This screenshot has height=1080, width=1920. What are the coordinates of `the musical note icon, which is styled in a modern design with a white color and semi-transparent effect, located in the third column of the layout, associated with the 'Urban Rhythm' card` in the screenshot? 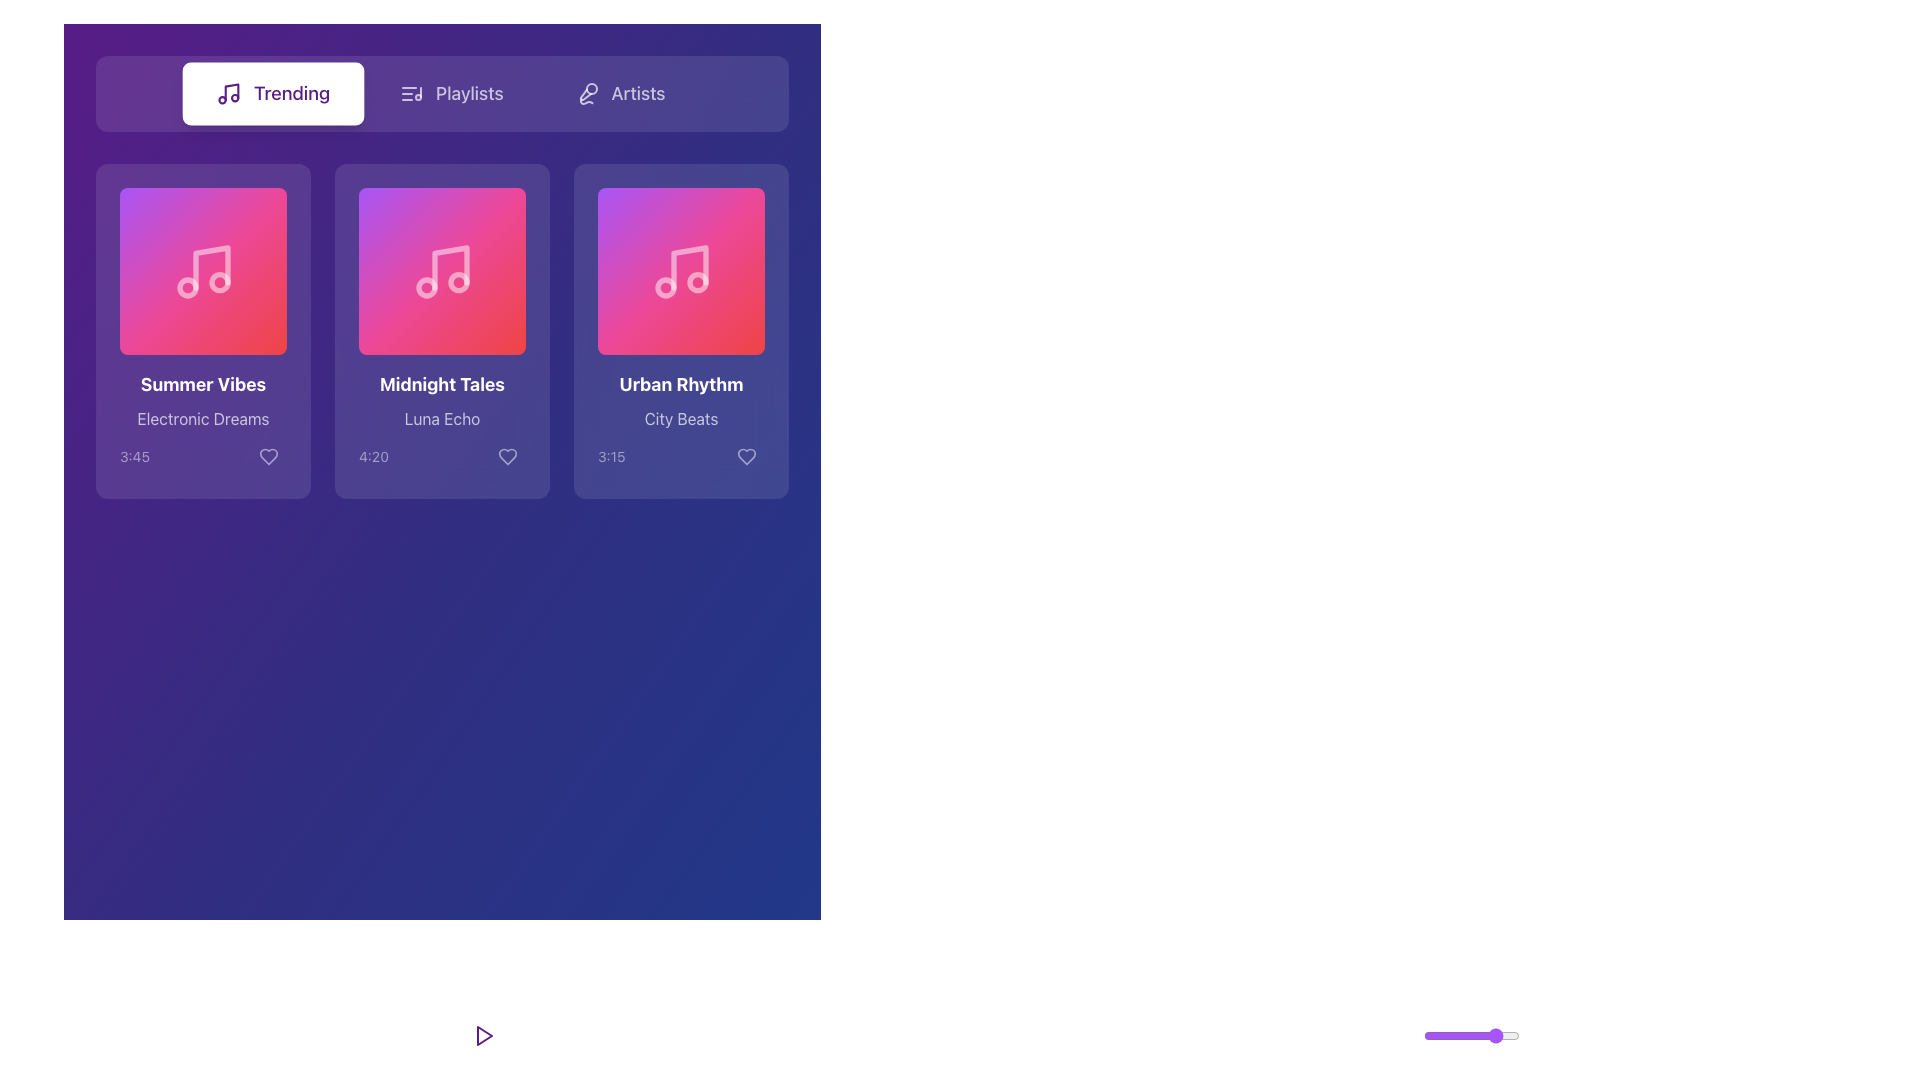 It's located at (681, 271).